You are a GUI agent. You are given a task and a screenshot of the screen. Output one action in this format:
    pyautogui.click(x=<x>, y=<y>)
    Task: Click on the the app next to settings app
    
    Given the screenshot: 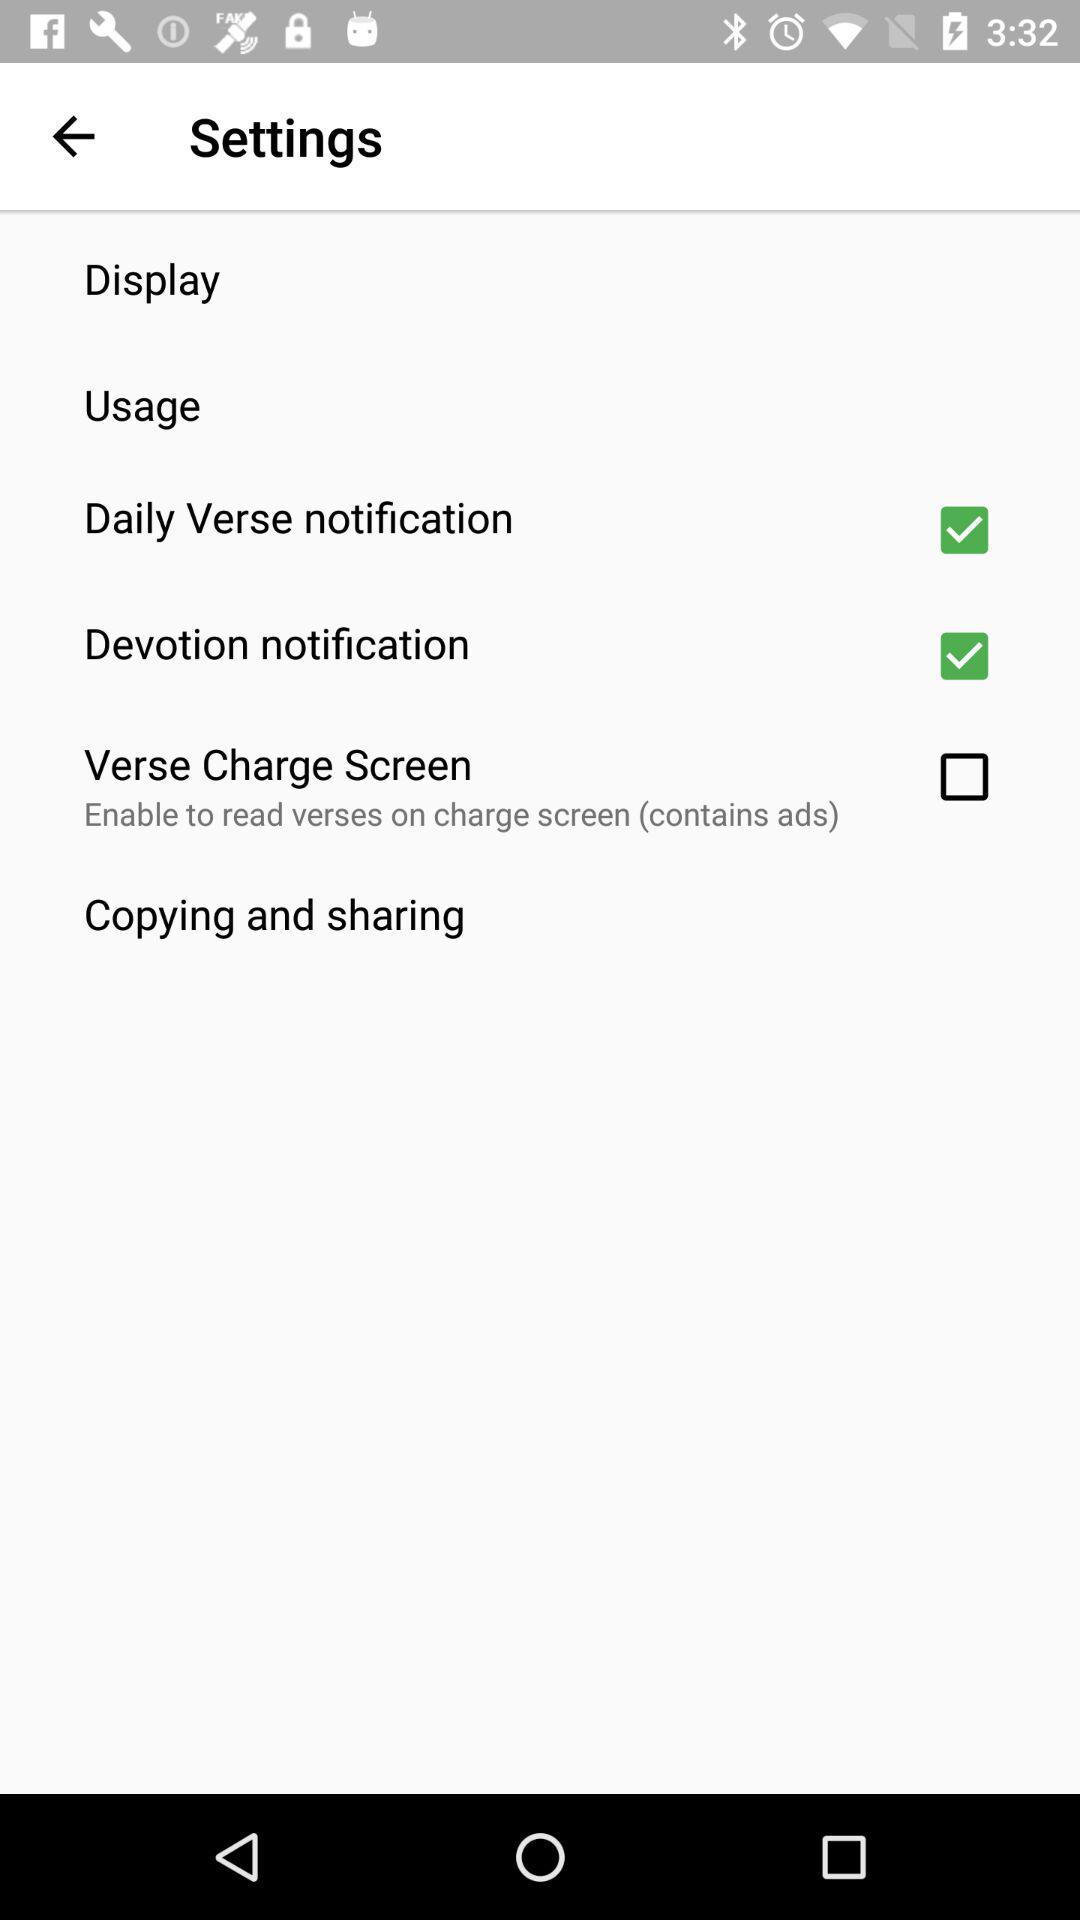 What is the action you would take?
    pyautogui.click(x=72, y=135)
    